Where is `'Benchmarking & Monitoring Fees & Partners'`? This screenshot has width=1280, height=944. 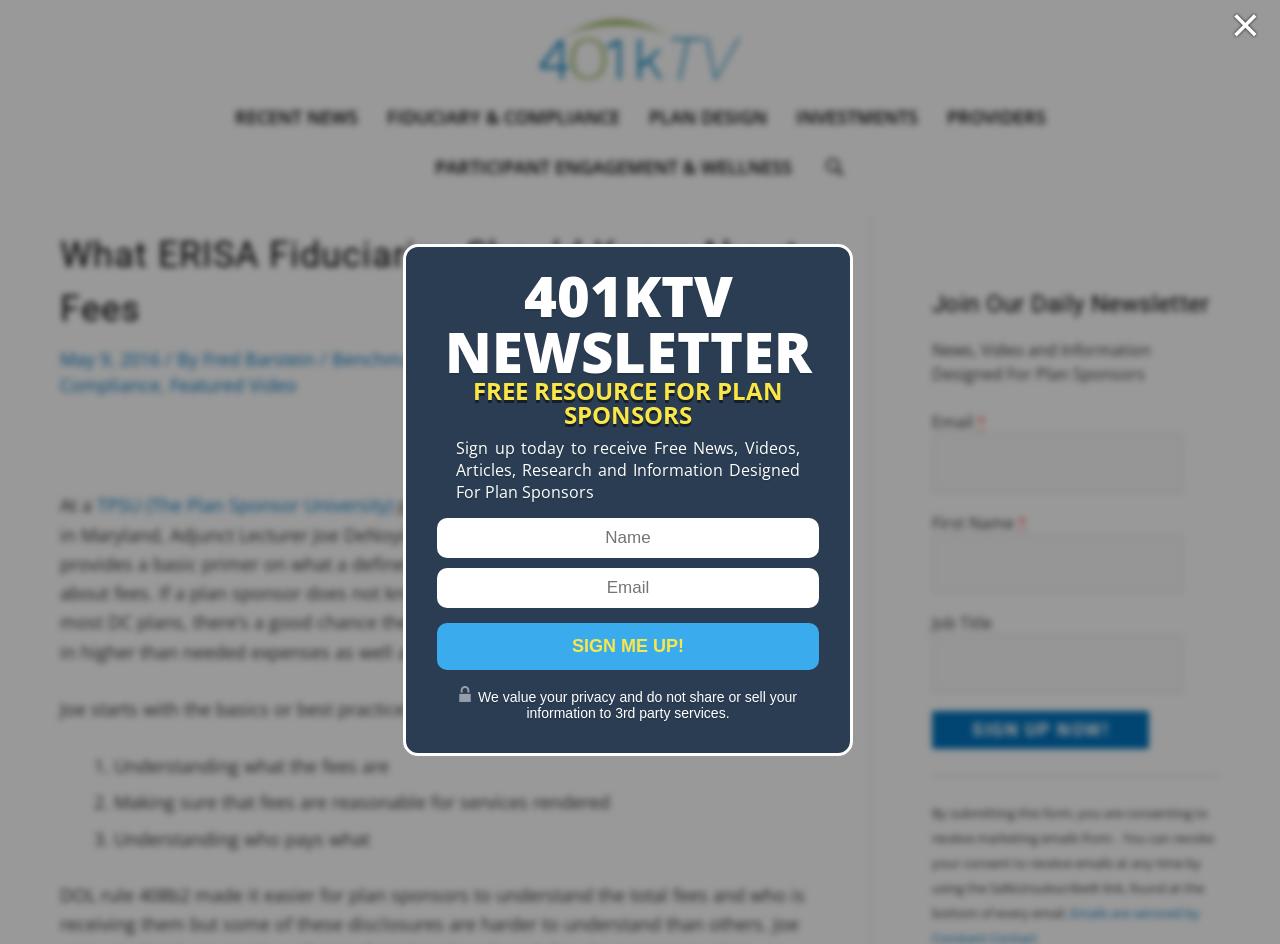
'Benchmarking & Monitoring Fees & Partners' is located at coordinates (519, 357).